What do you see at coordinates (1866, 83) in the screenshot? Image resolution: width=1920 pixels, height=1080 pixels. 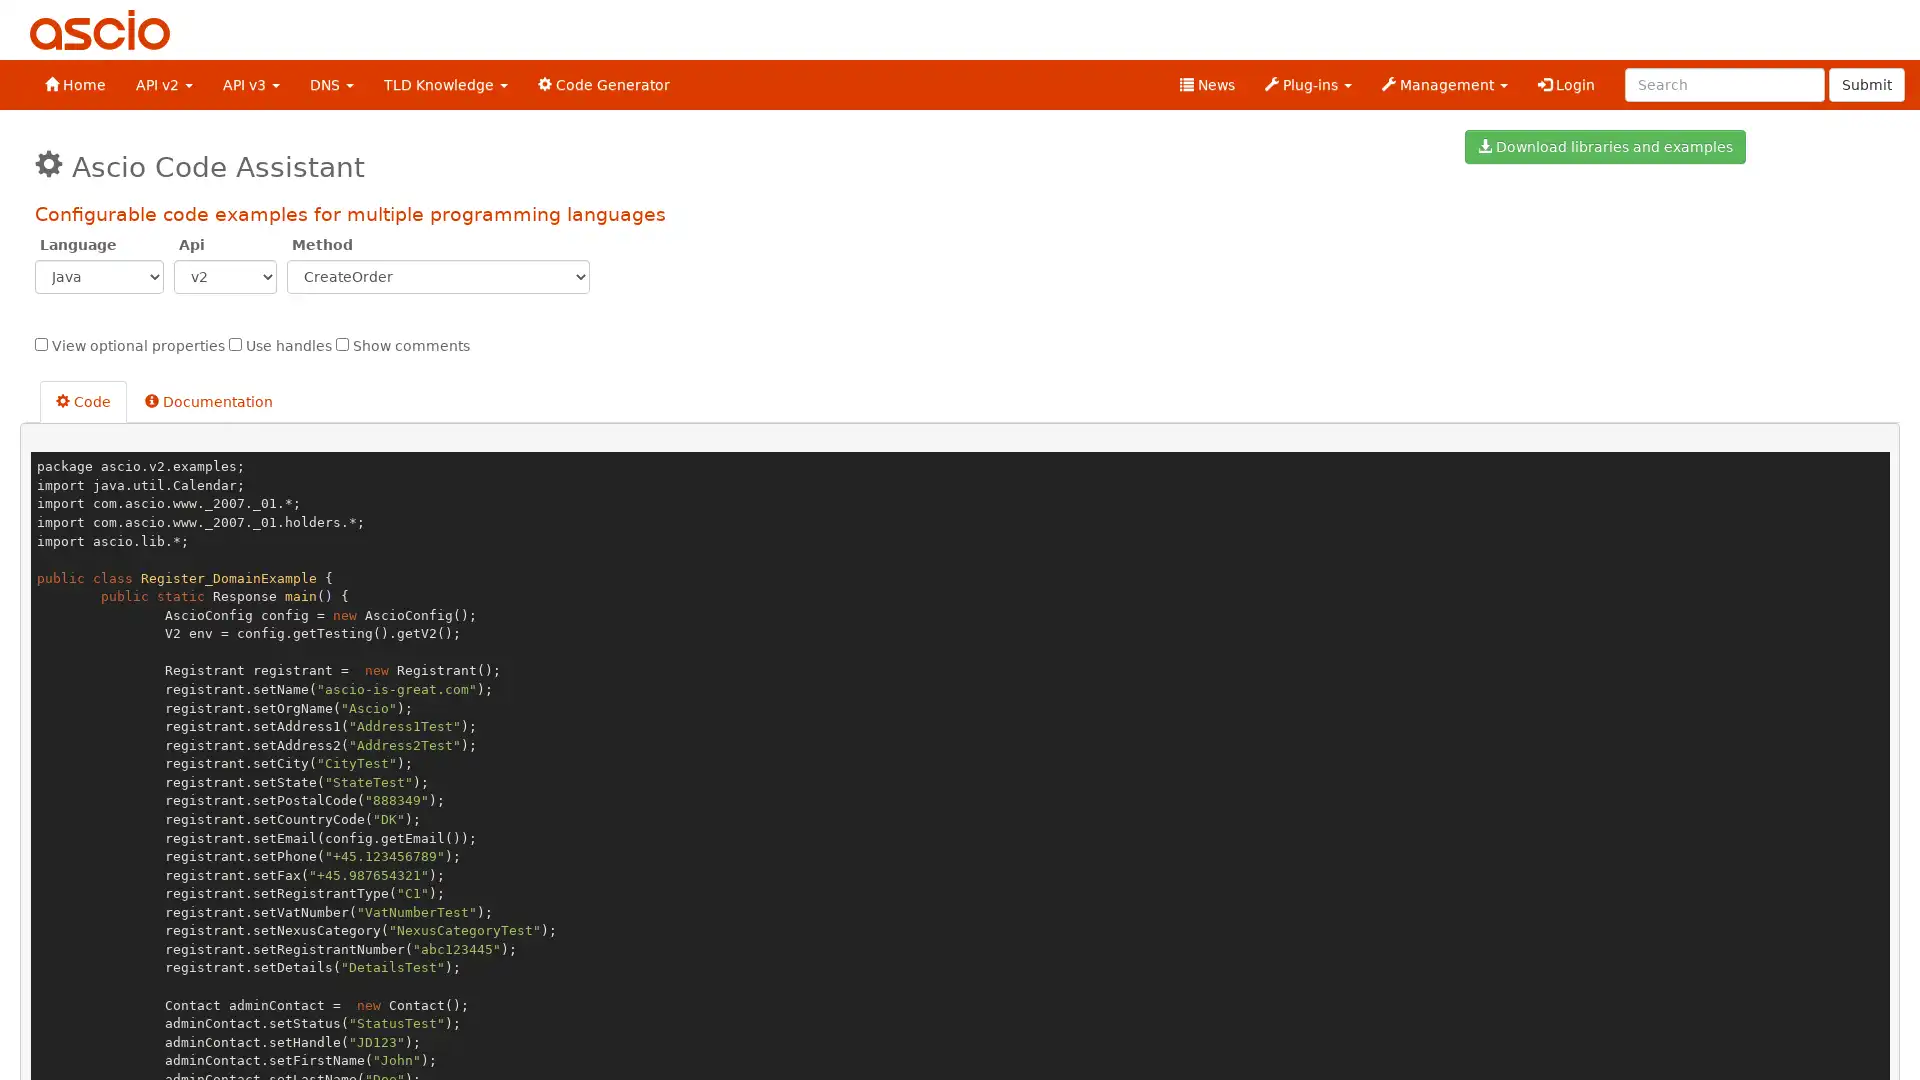 I see `Submit` at bounding box center [1866, 83].